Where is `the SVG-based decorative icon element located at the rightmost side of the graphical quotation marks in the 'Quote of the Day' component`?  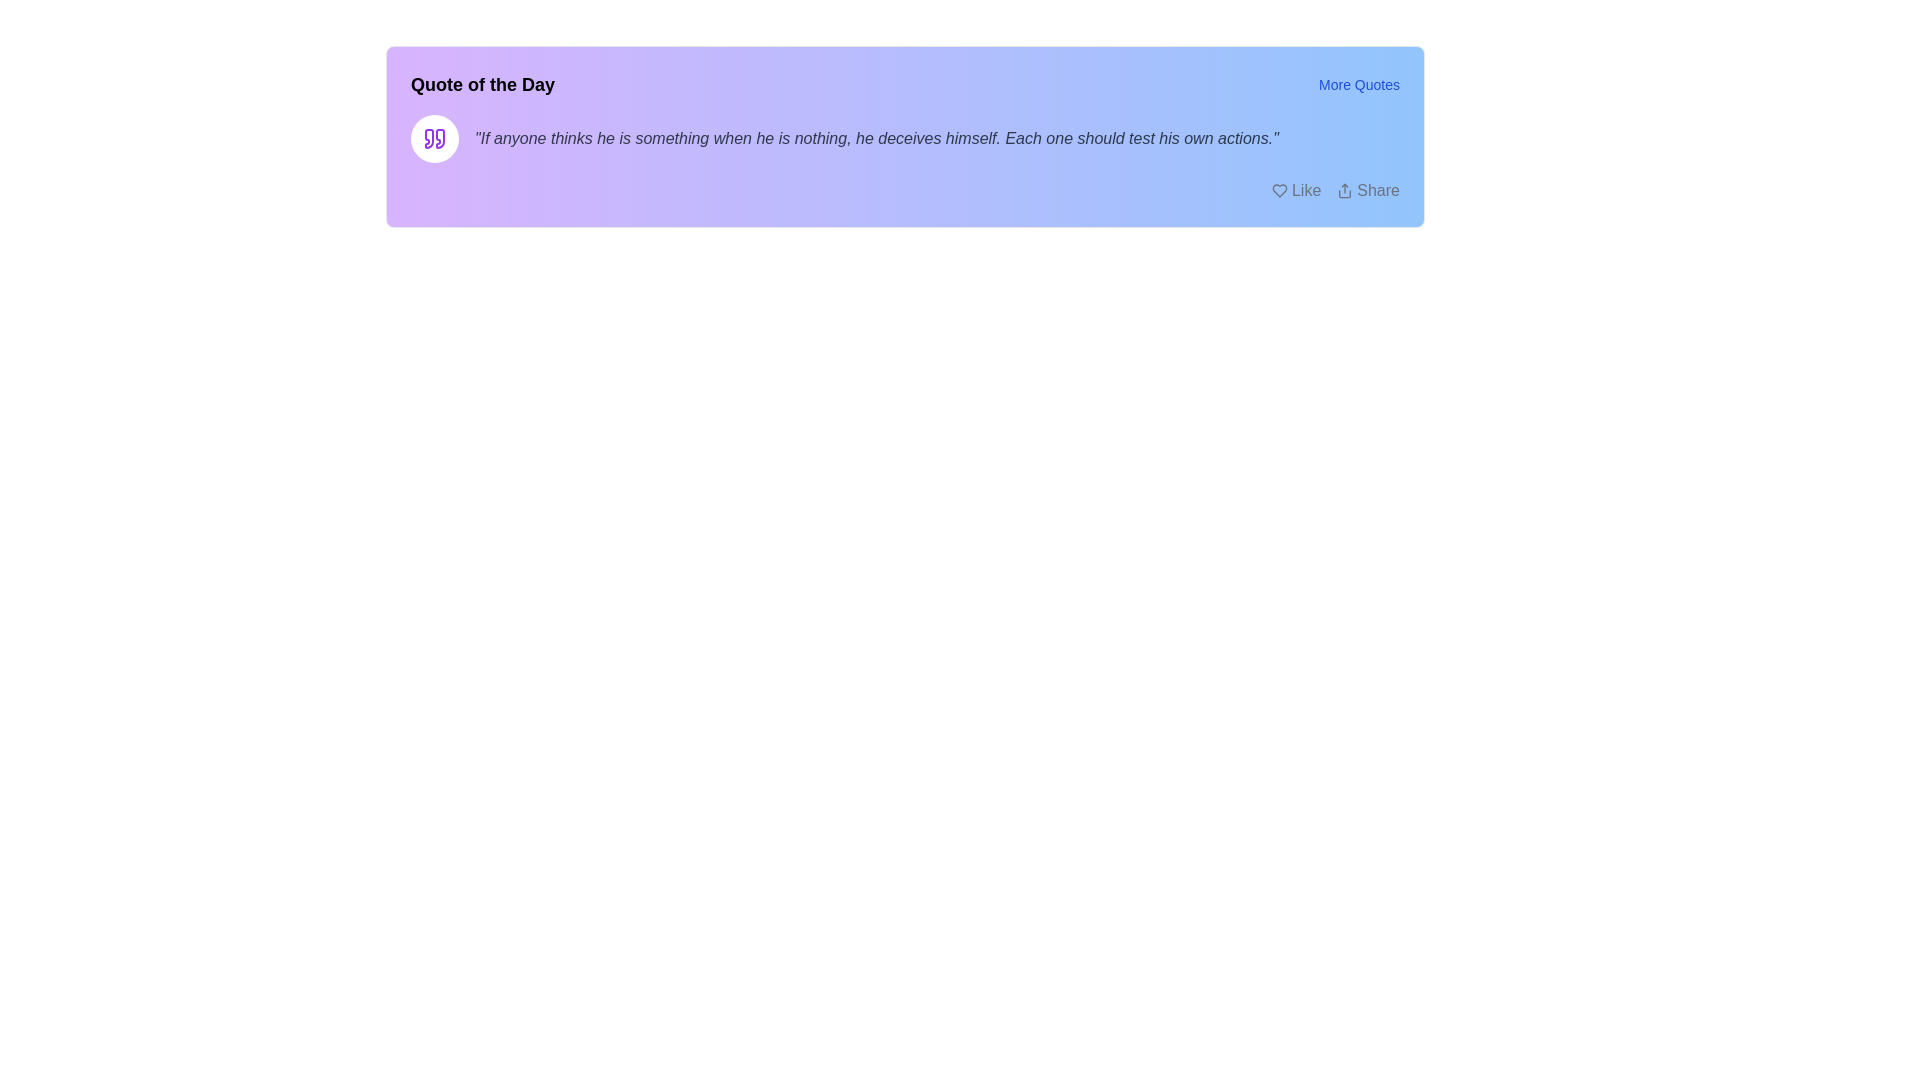 the SVG-based decorative icon element located at the rightmost side of the graphical quotation marks in the 'Quote of the Day' component is located at coordinates (439, 137).